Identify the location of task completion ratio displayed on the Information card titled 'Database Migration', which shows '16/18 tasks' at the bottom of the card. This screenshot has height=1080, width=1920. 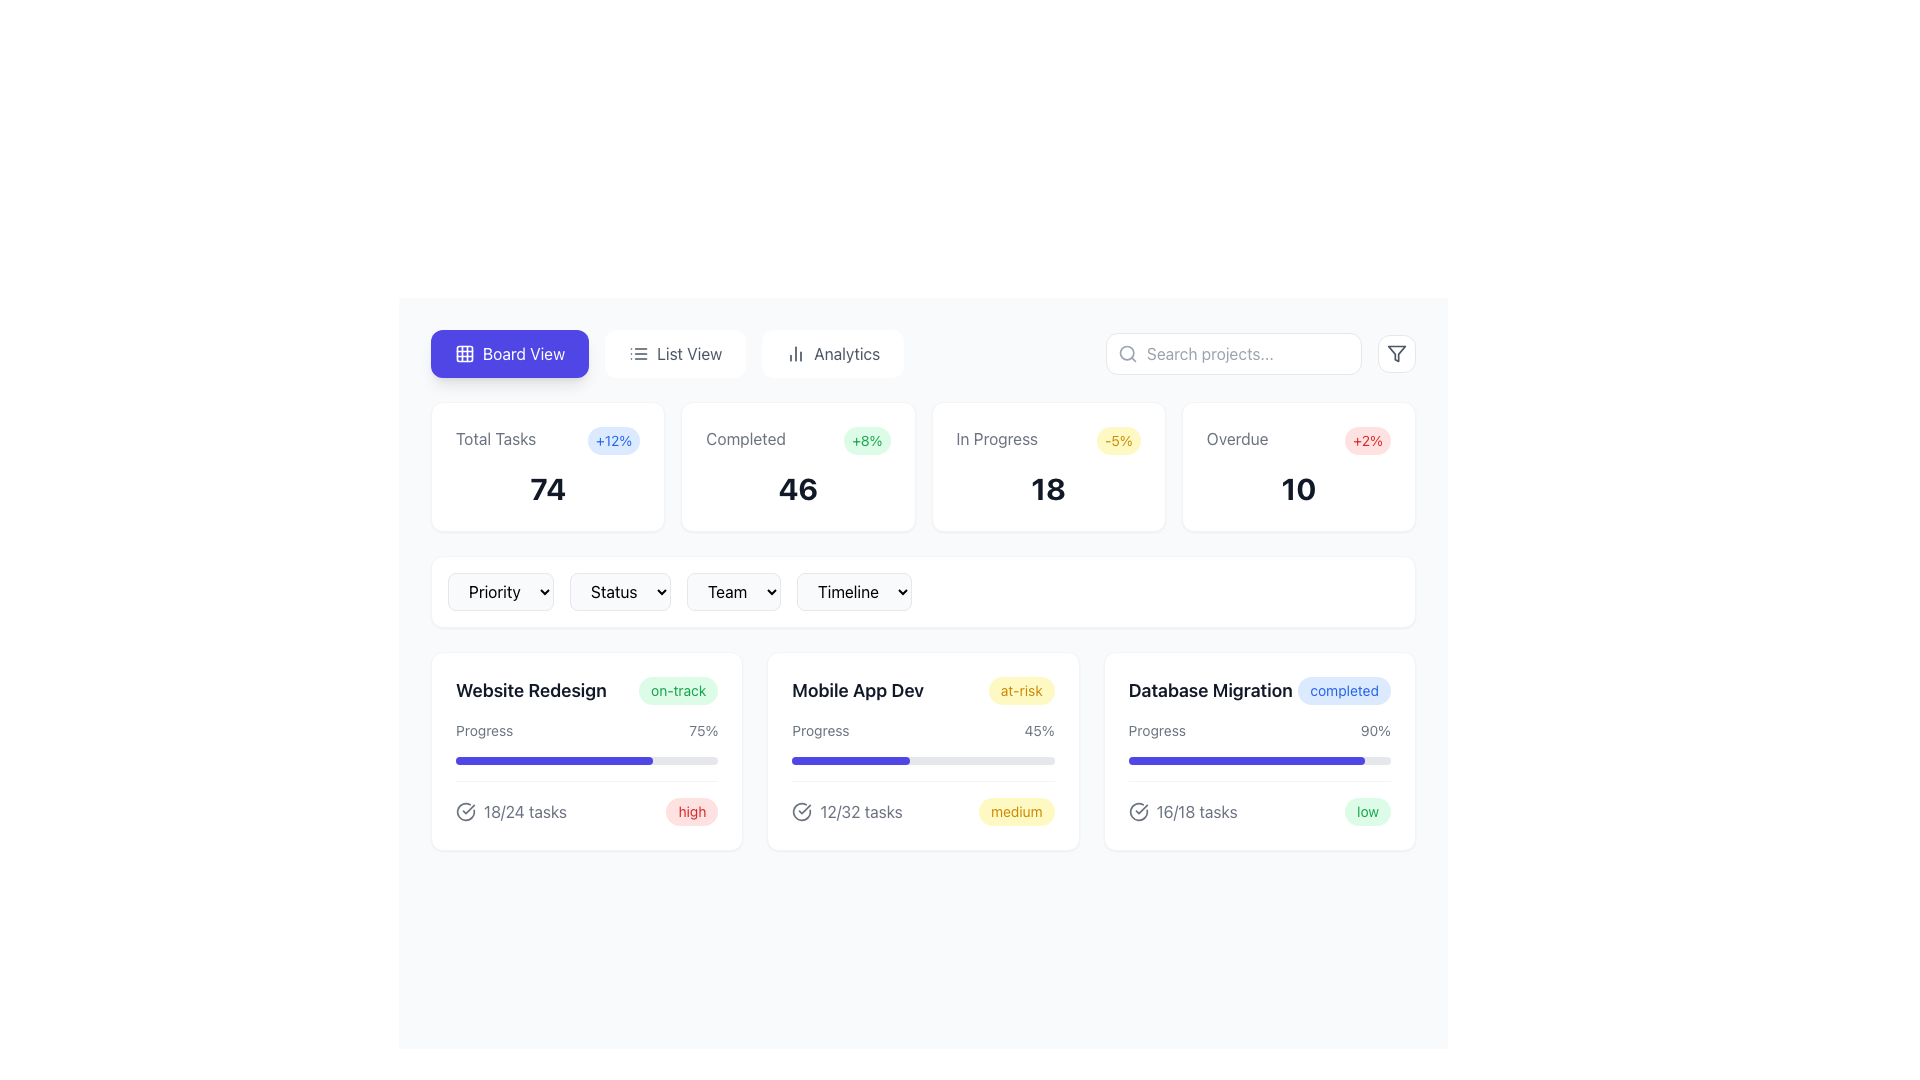
(1258, 751).